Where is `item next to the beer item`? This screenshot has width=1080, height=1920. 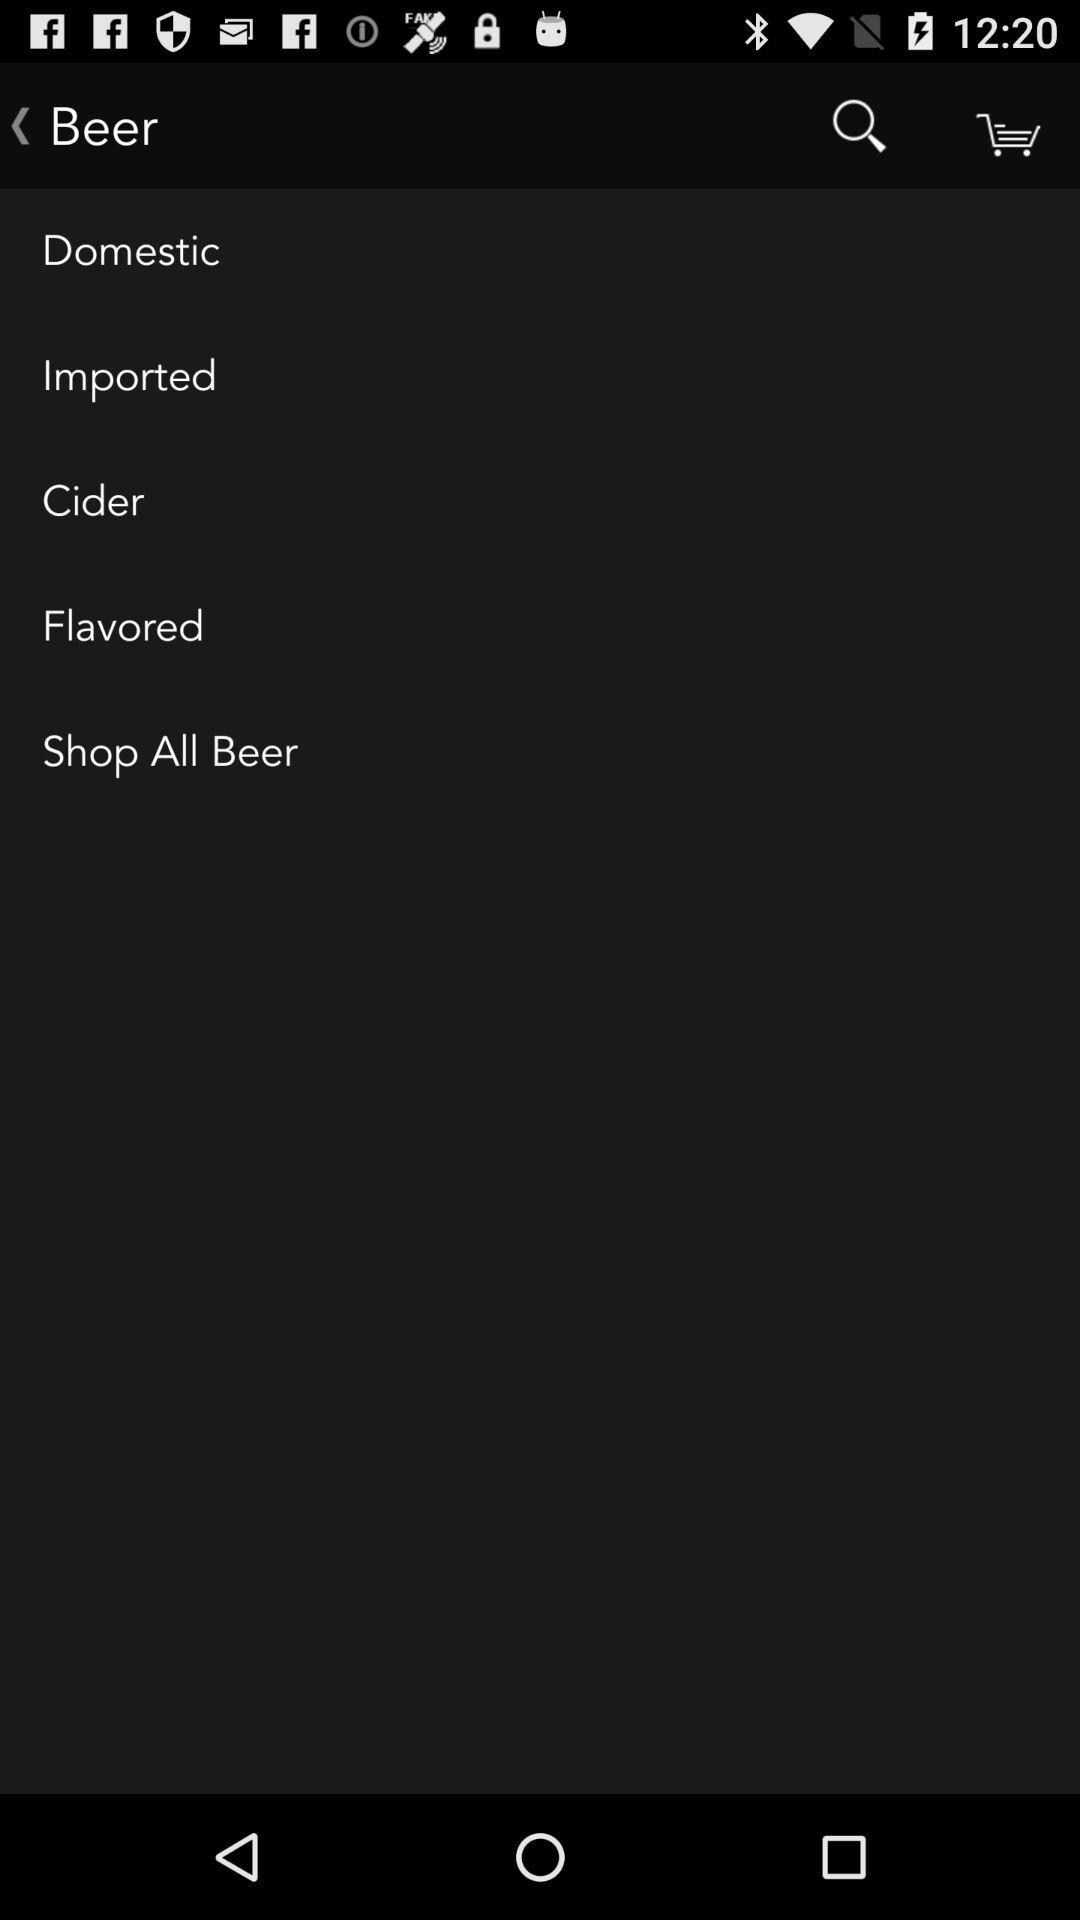 item next to the beer item is located at coordinates (858, 124).